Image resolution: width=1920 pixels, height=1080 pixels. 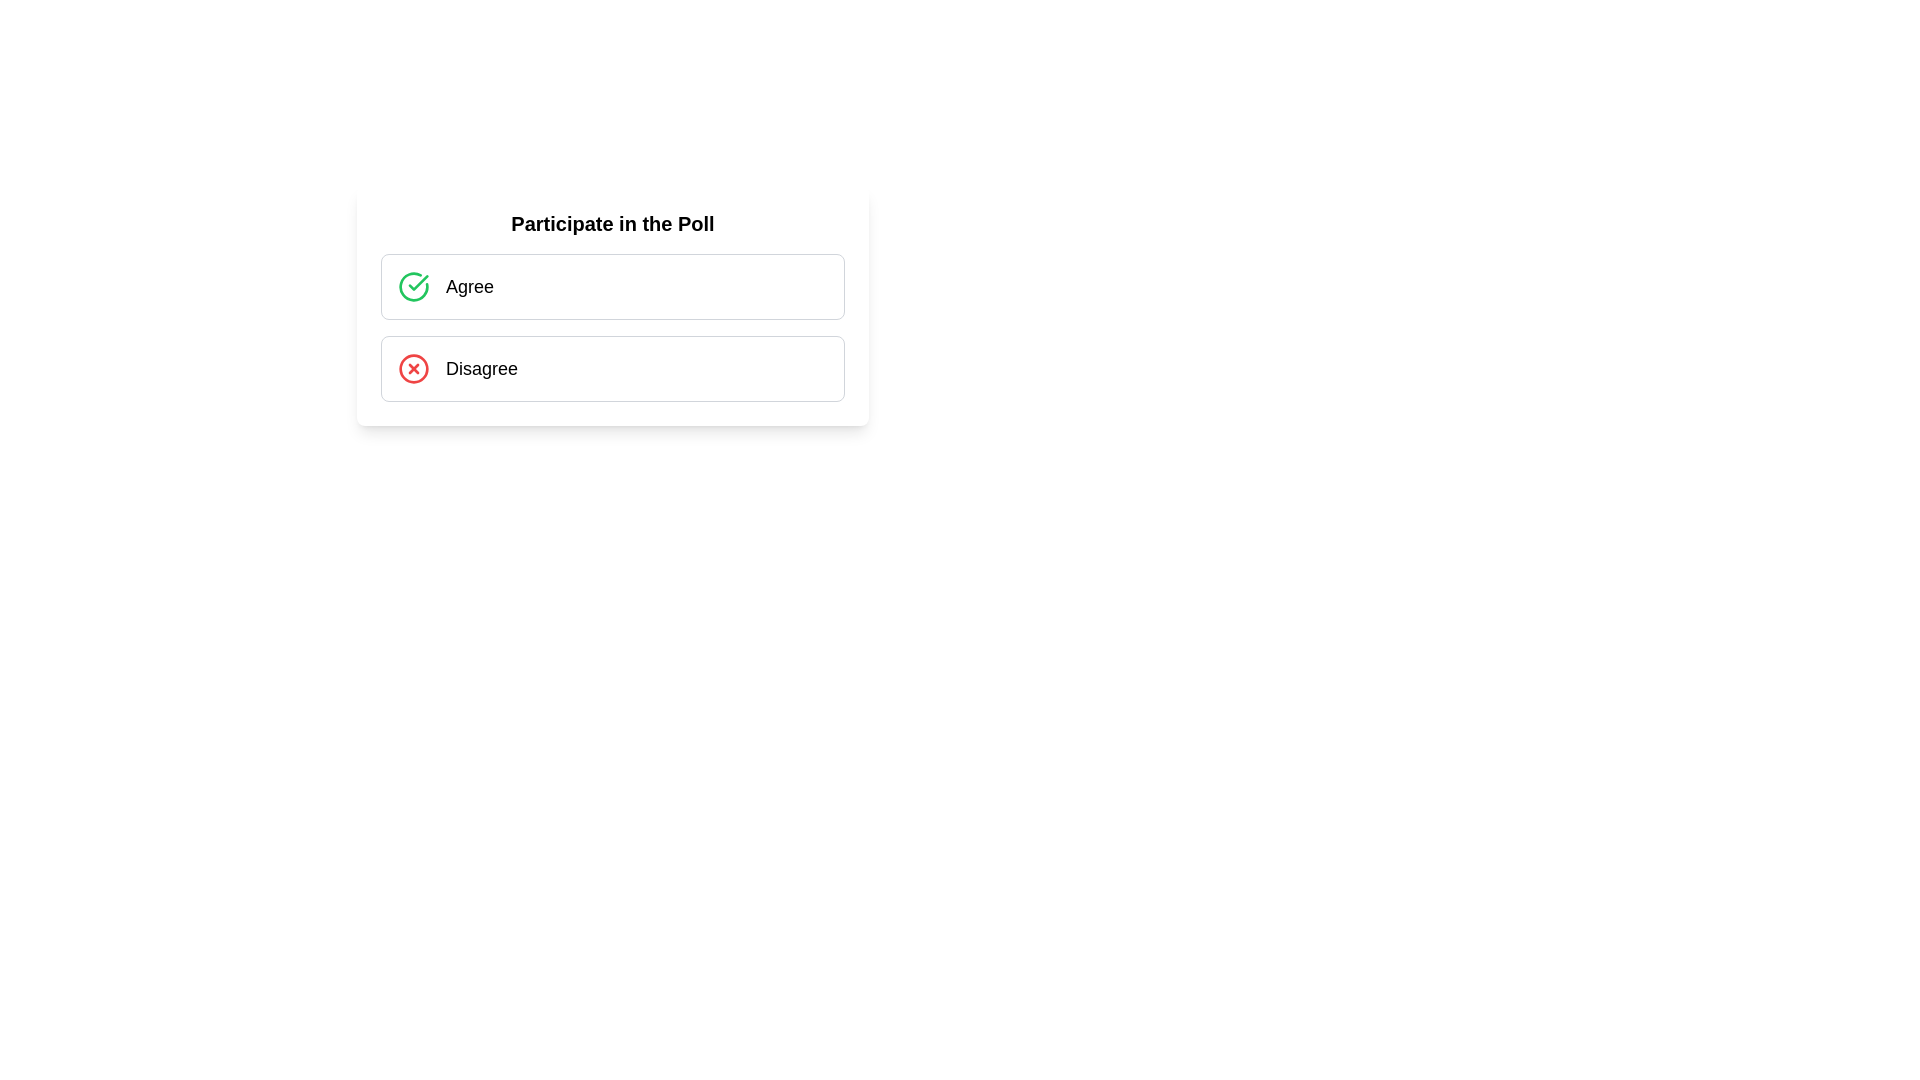 What do you see at coordinates (412, 286) in the screenshot?
I see `the green circular icon with a checkmark symbol, located to the left of the 'Agree' text label in the 'Participate in the Poll' options` at bounding box center [412, 286].